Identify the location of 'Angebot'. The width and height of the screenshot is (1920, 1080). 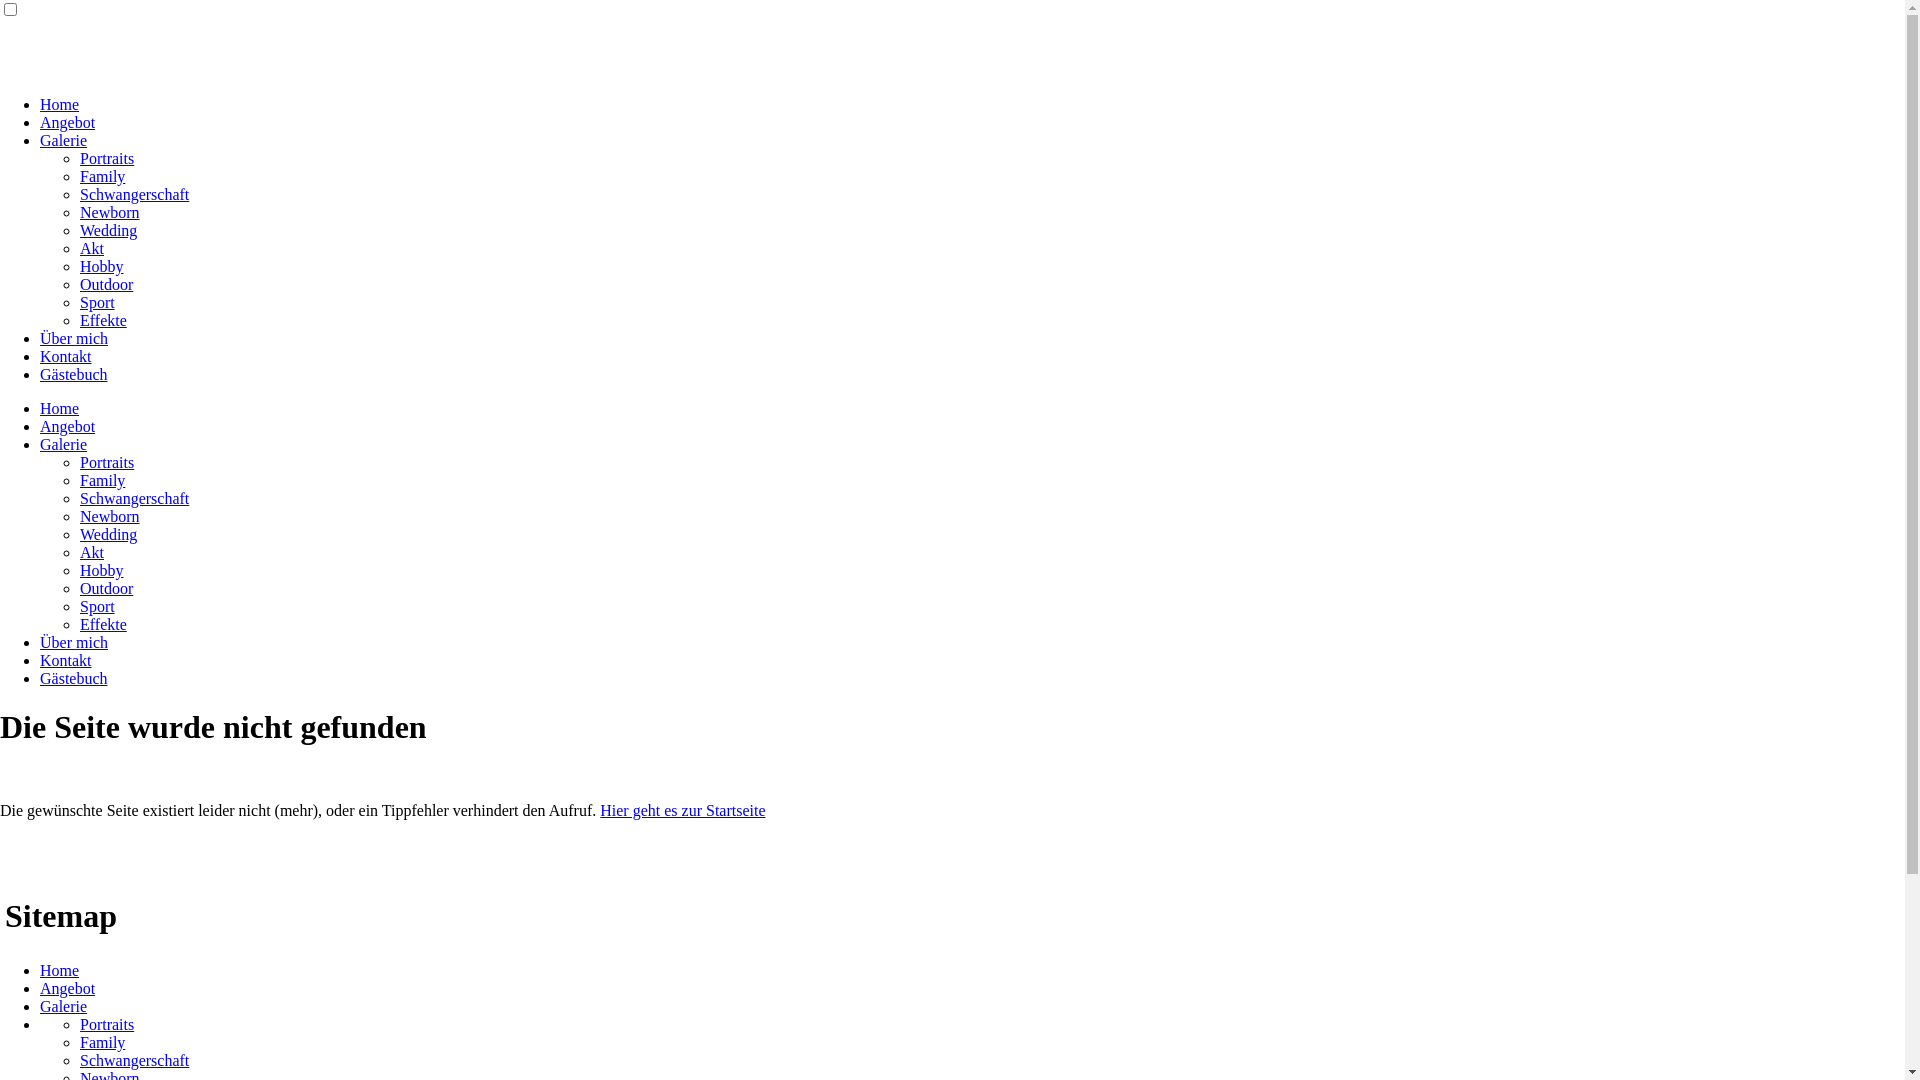
(67, 122).